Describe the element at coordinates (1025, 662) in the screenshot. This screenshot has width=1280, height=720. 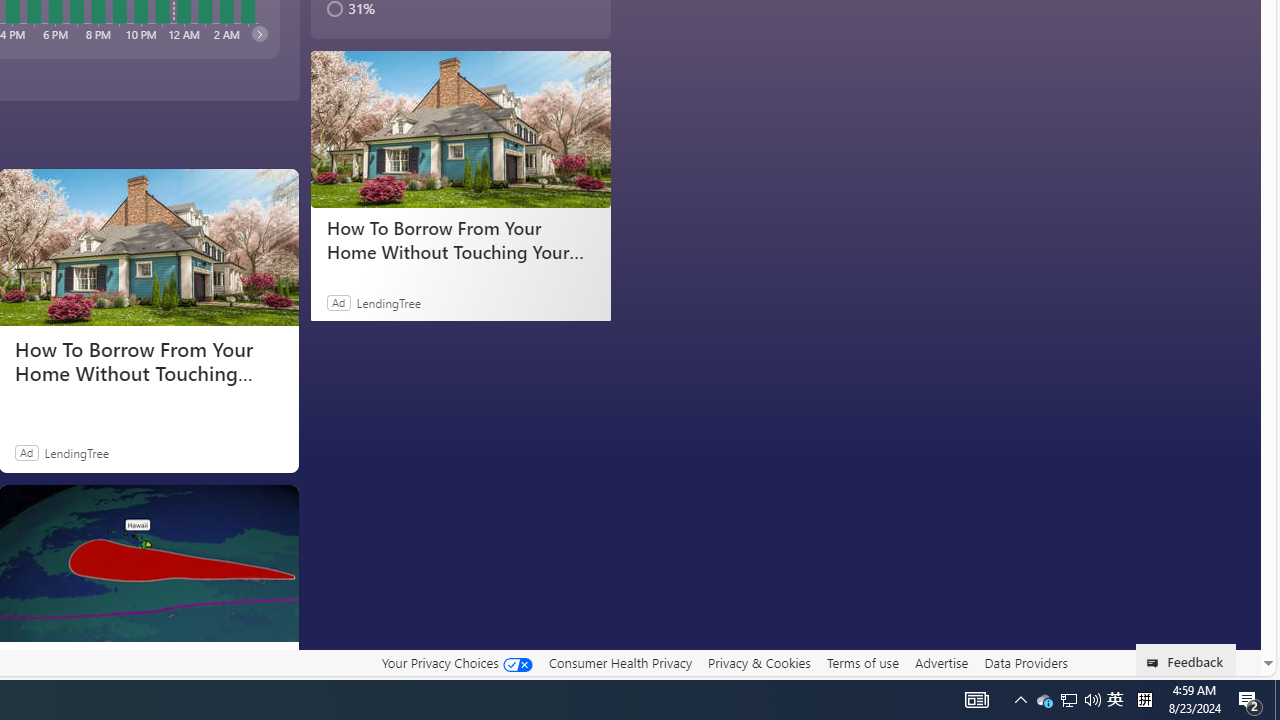
I see `'Data Providers'` at that location.